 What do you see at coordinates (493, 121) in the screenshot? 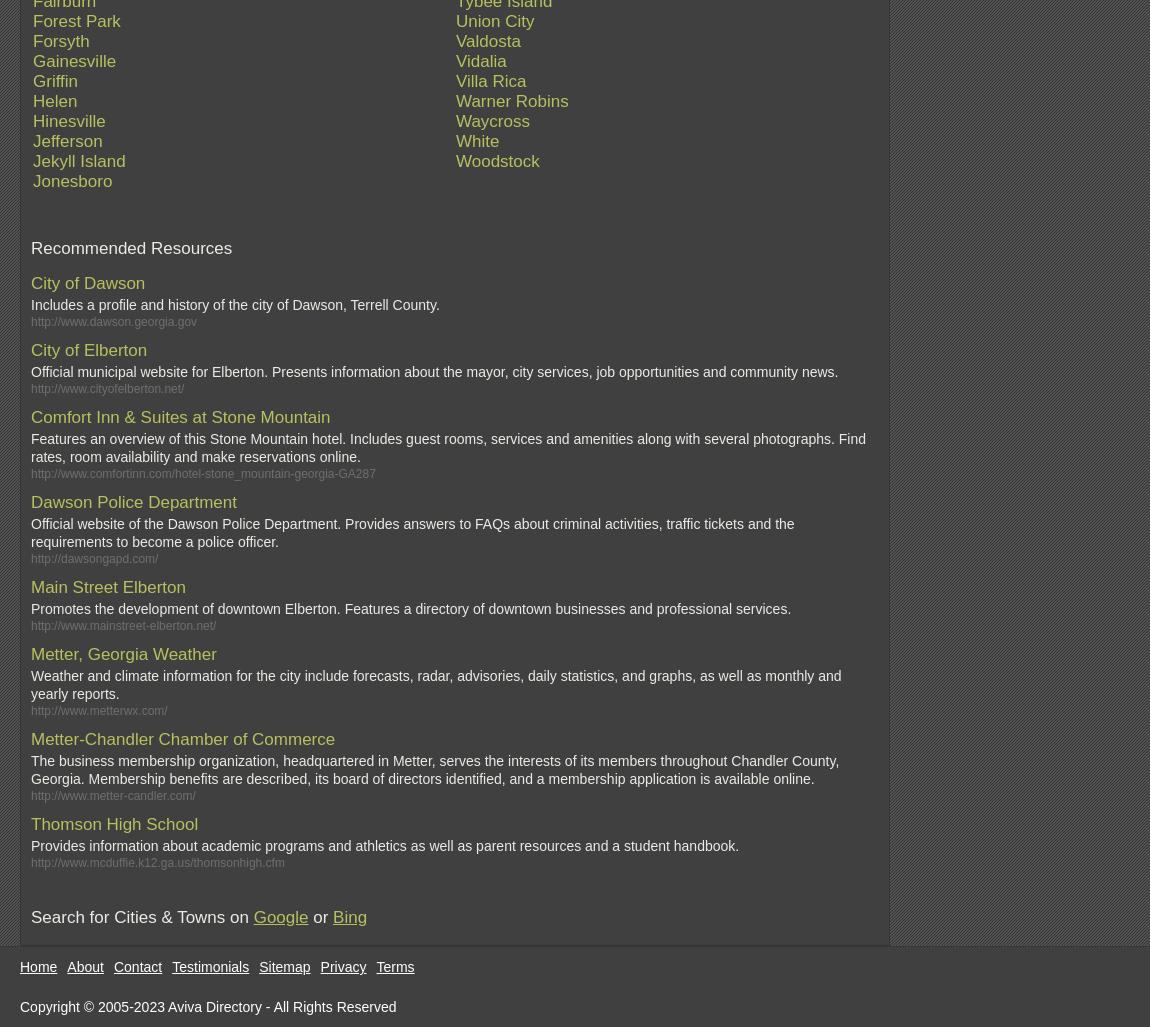
I see `'Waycross'` at bounding box center [493, 121].